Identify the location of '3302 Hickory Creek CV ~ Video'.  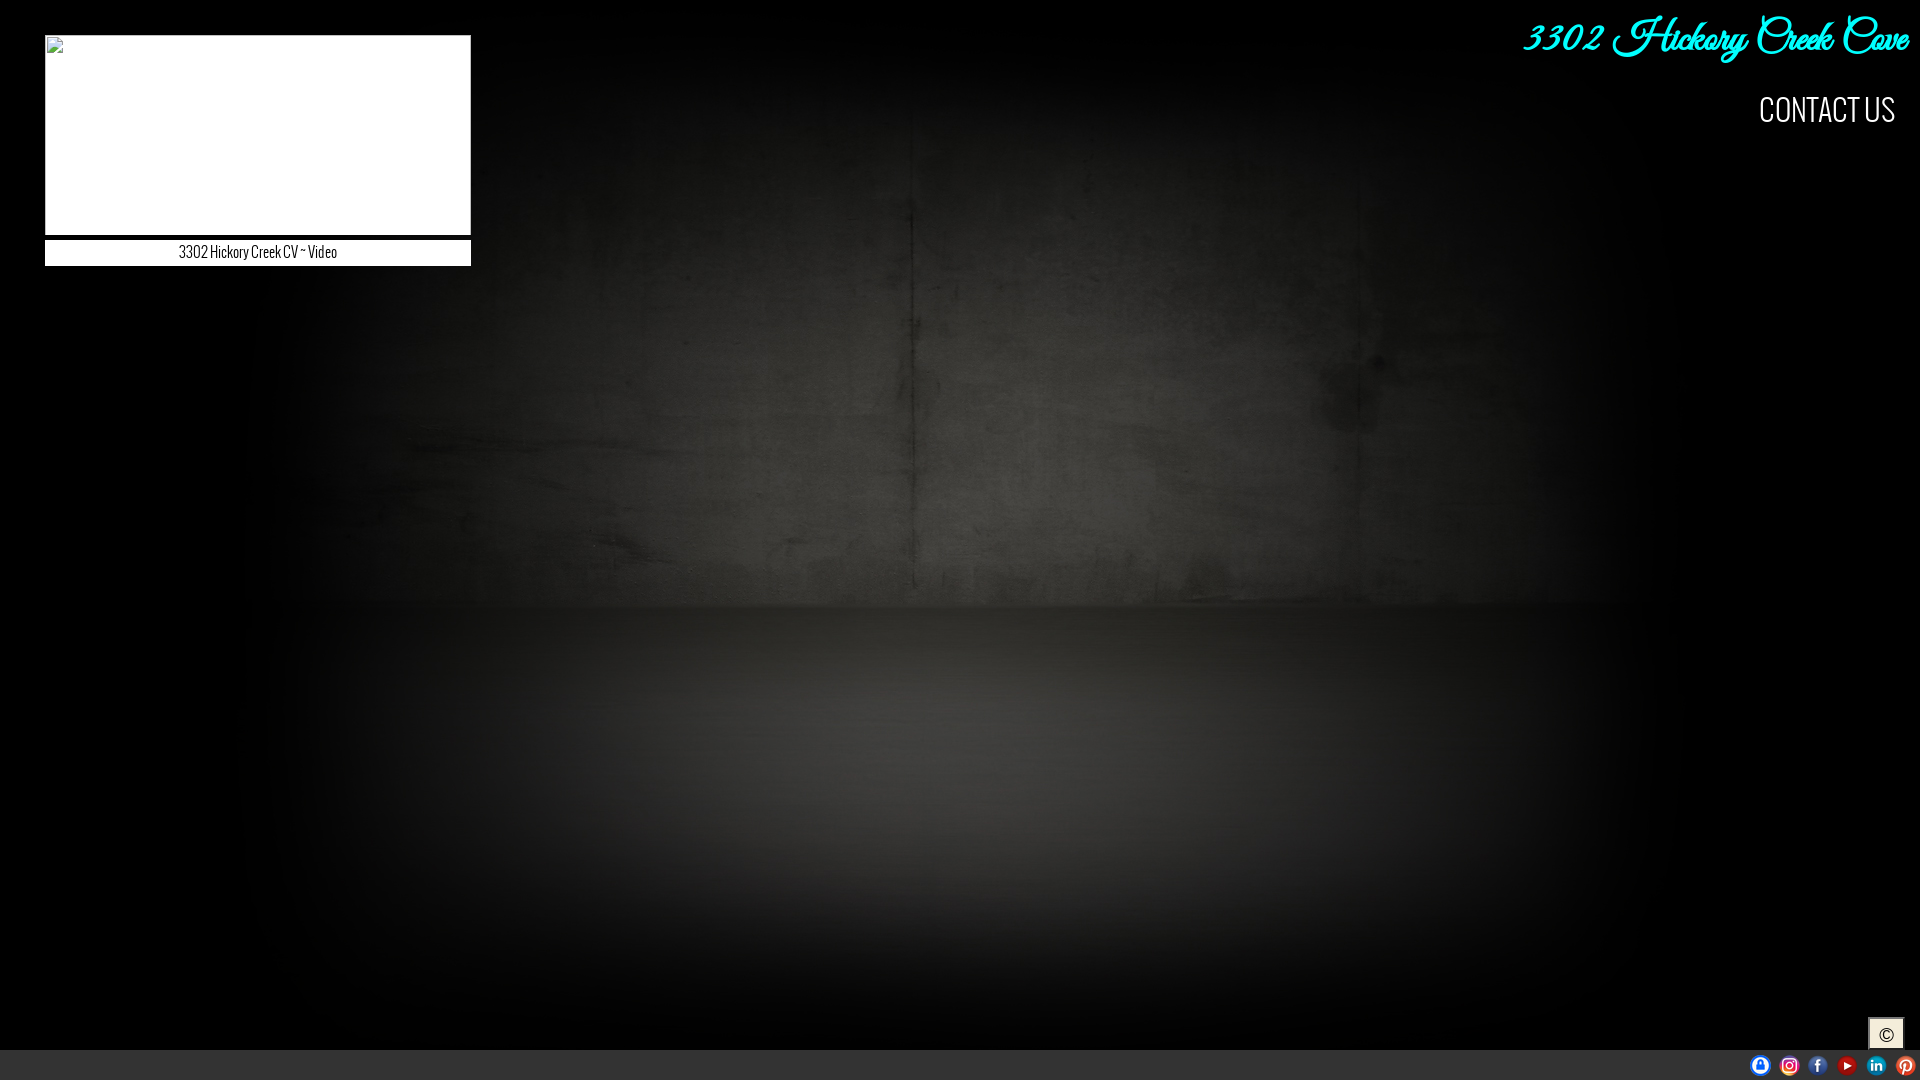
(257, 165).